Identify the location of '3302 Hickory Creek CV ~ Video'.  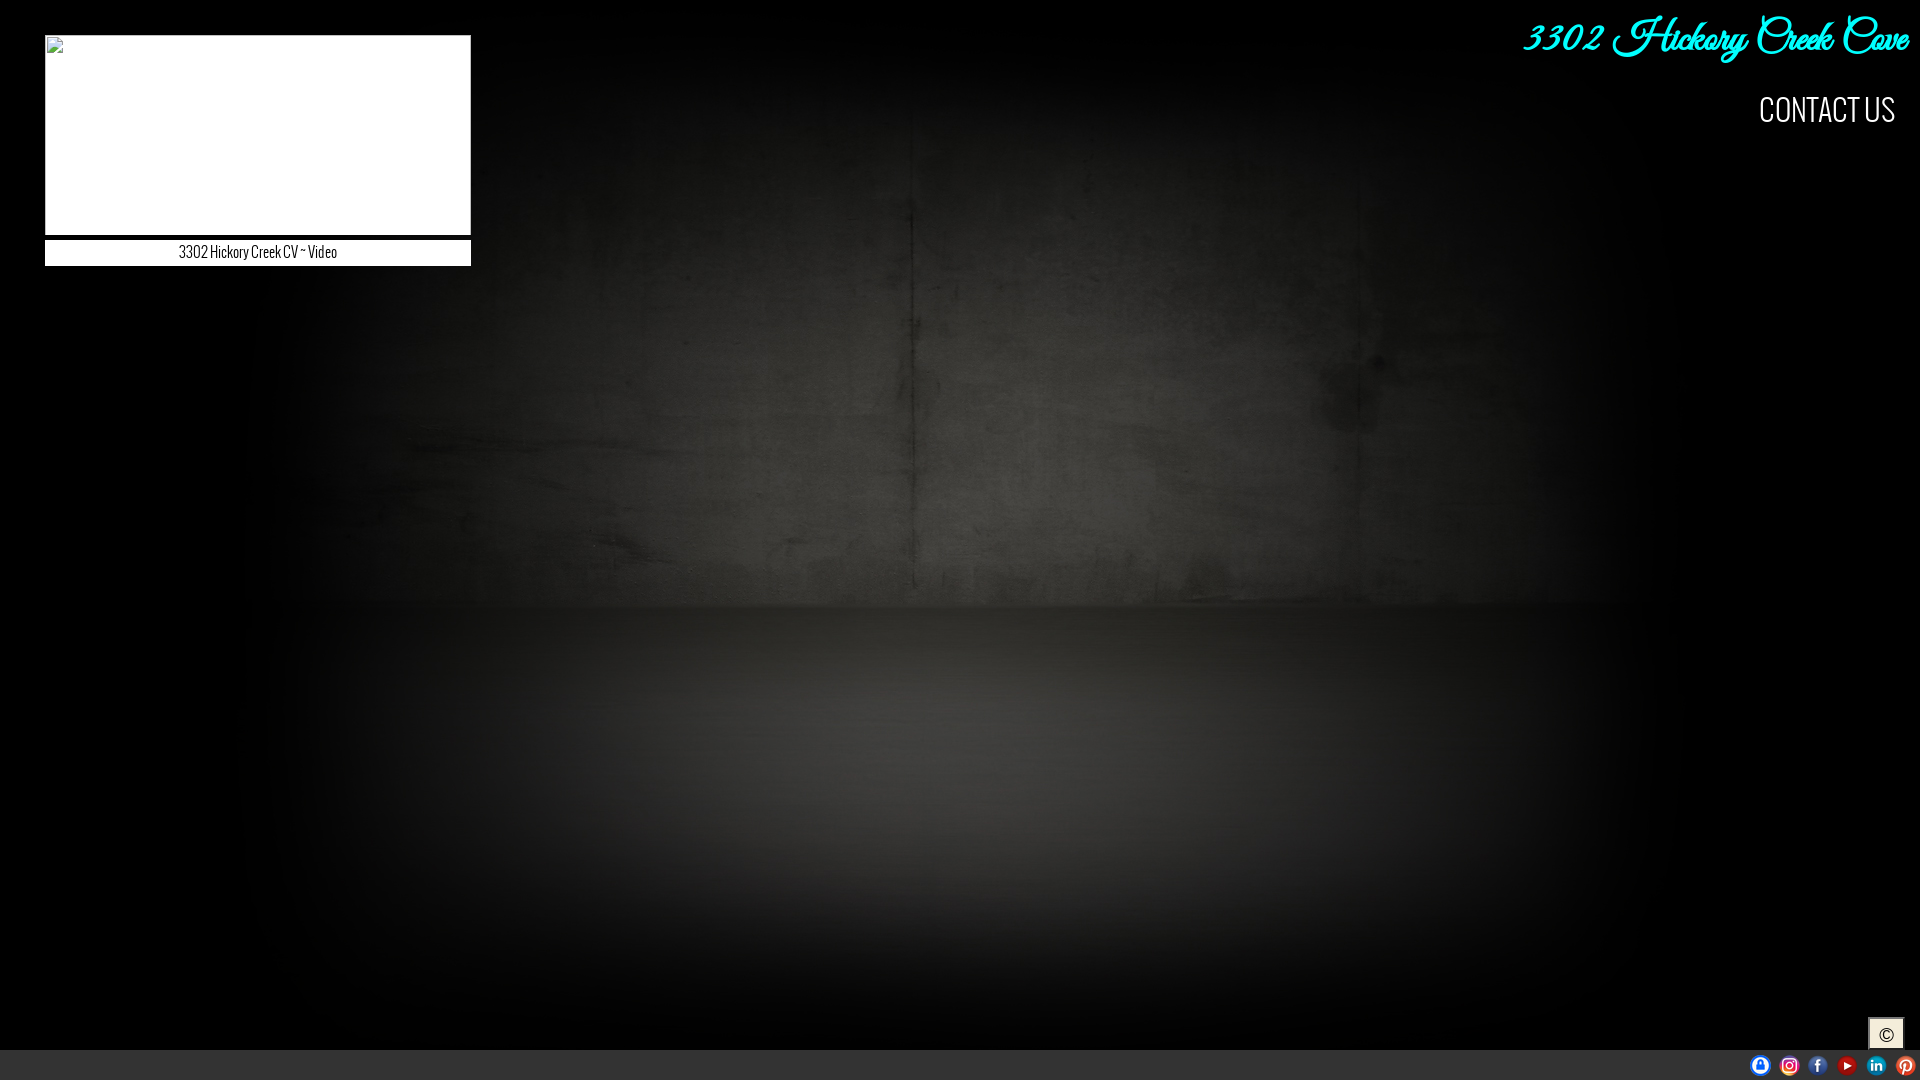
(257, 165).